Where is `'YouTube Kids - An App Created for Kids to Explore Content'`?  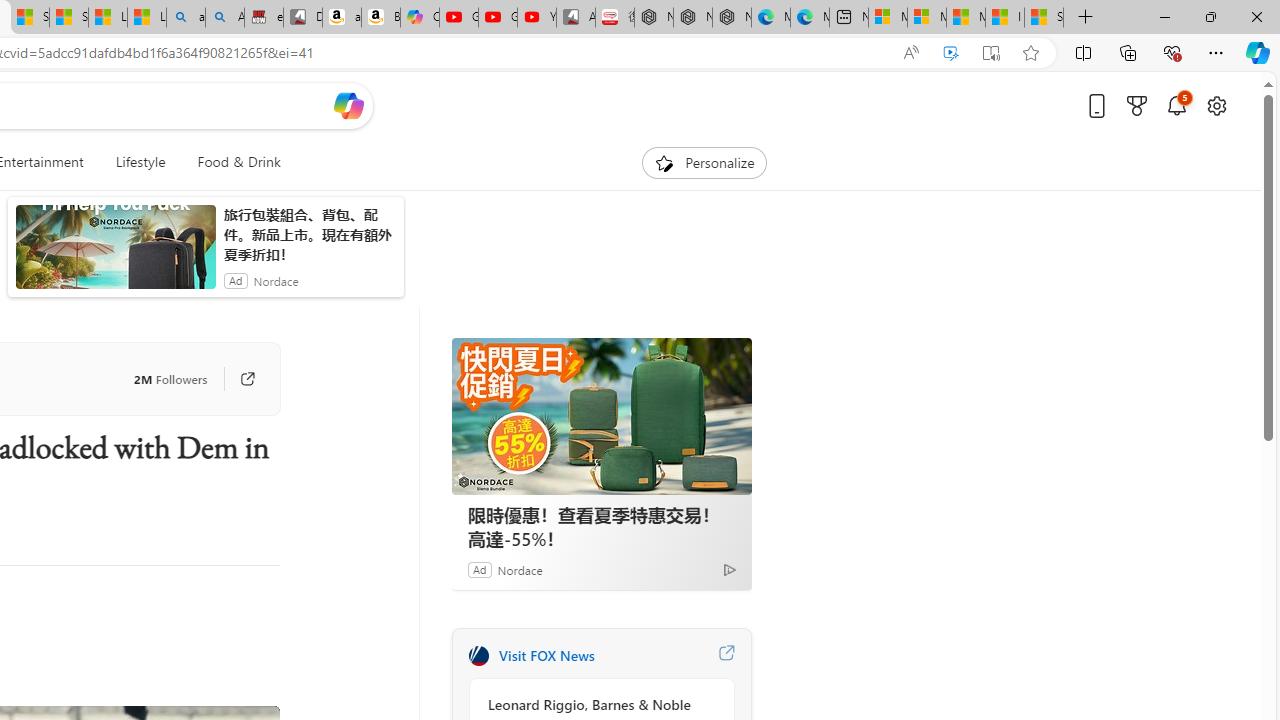 'YouTube Kids - An App Created for Kids to Explore Content' is located at coordinates (536, 17).